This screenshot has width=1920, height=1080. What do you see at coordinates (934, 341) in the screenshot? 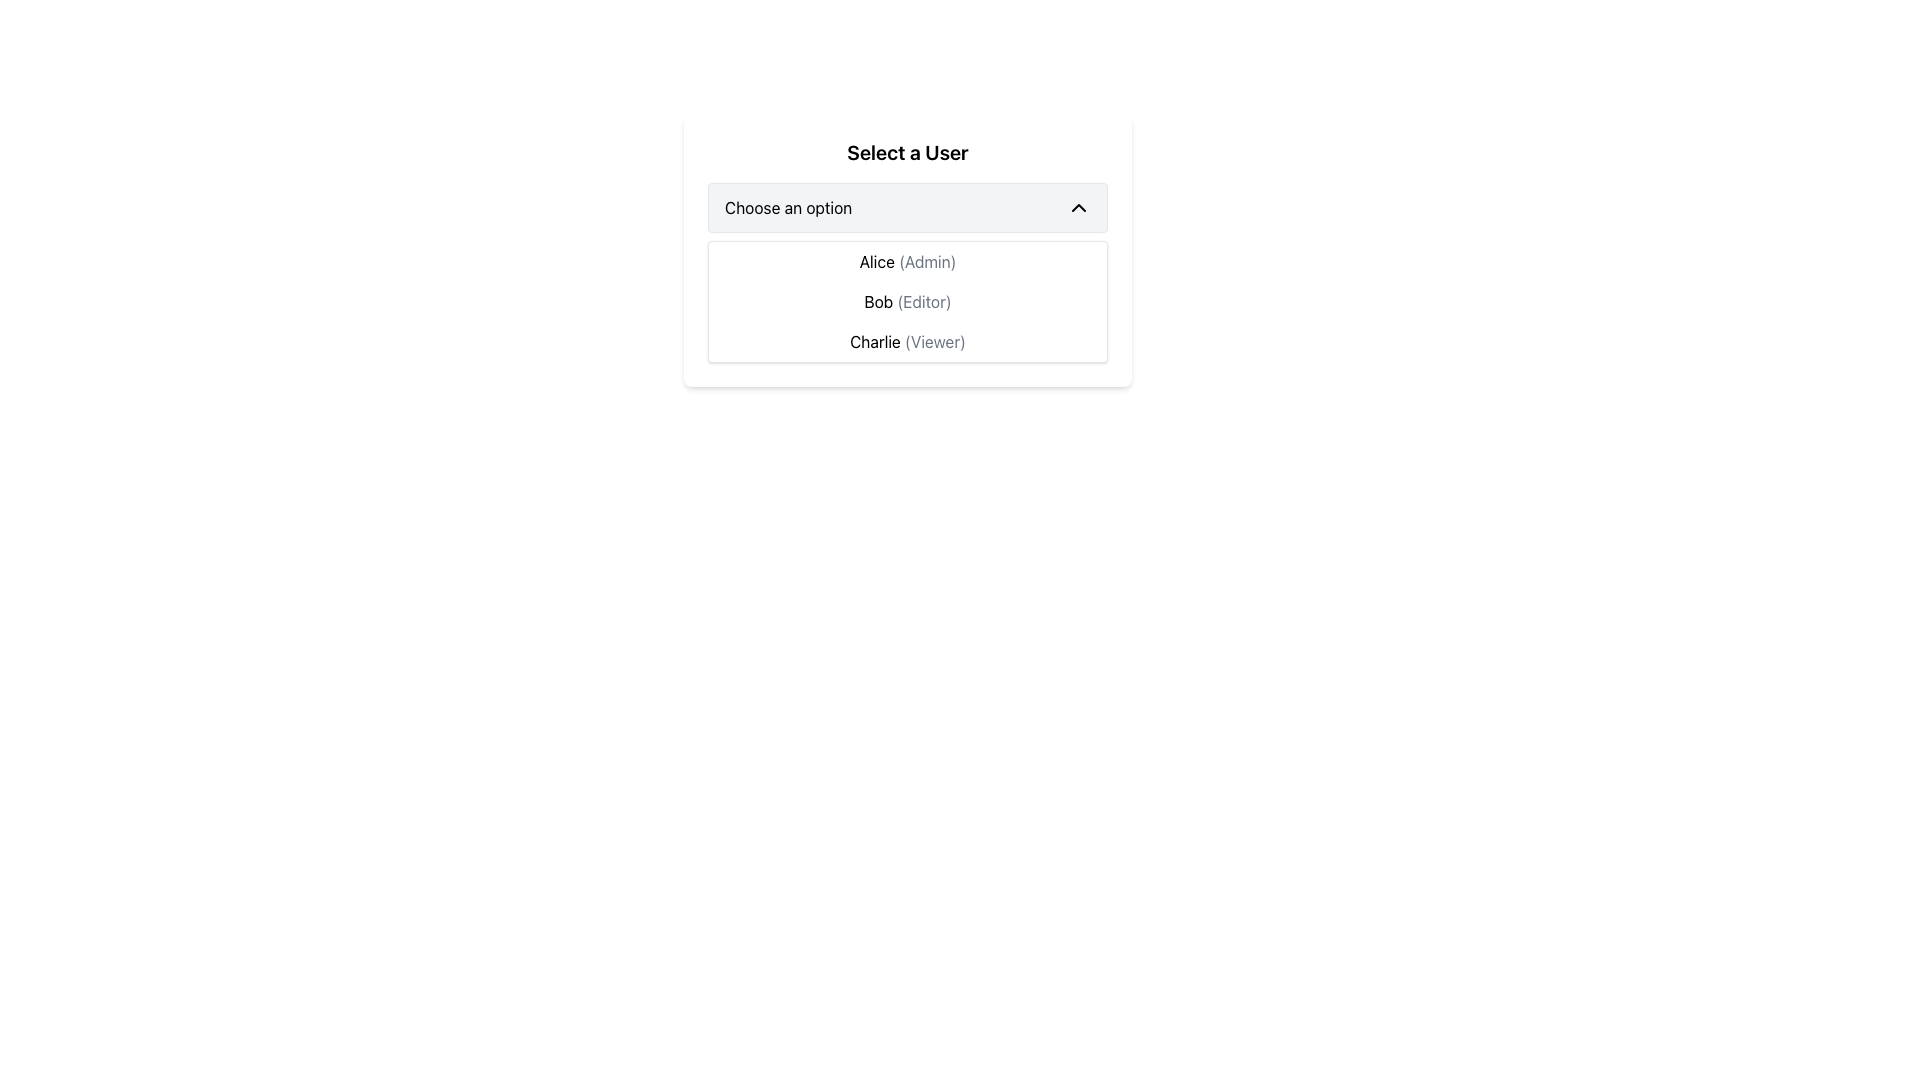
I see `the text label '(Viewer)' in gray font located to the right of 'Charlie' in the dropdown menu labeled 'Select a User'` at bounding box center [934, 341].